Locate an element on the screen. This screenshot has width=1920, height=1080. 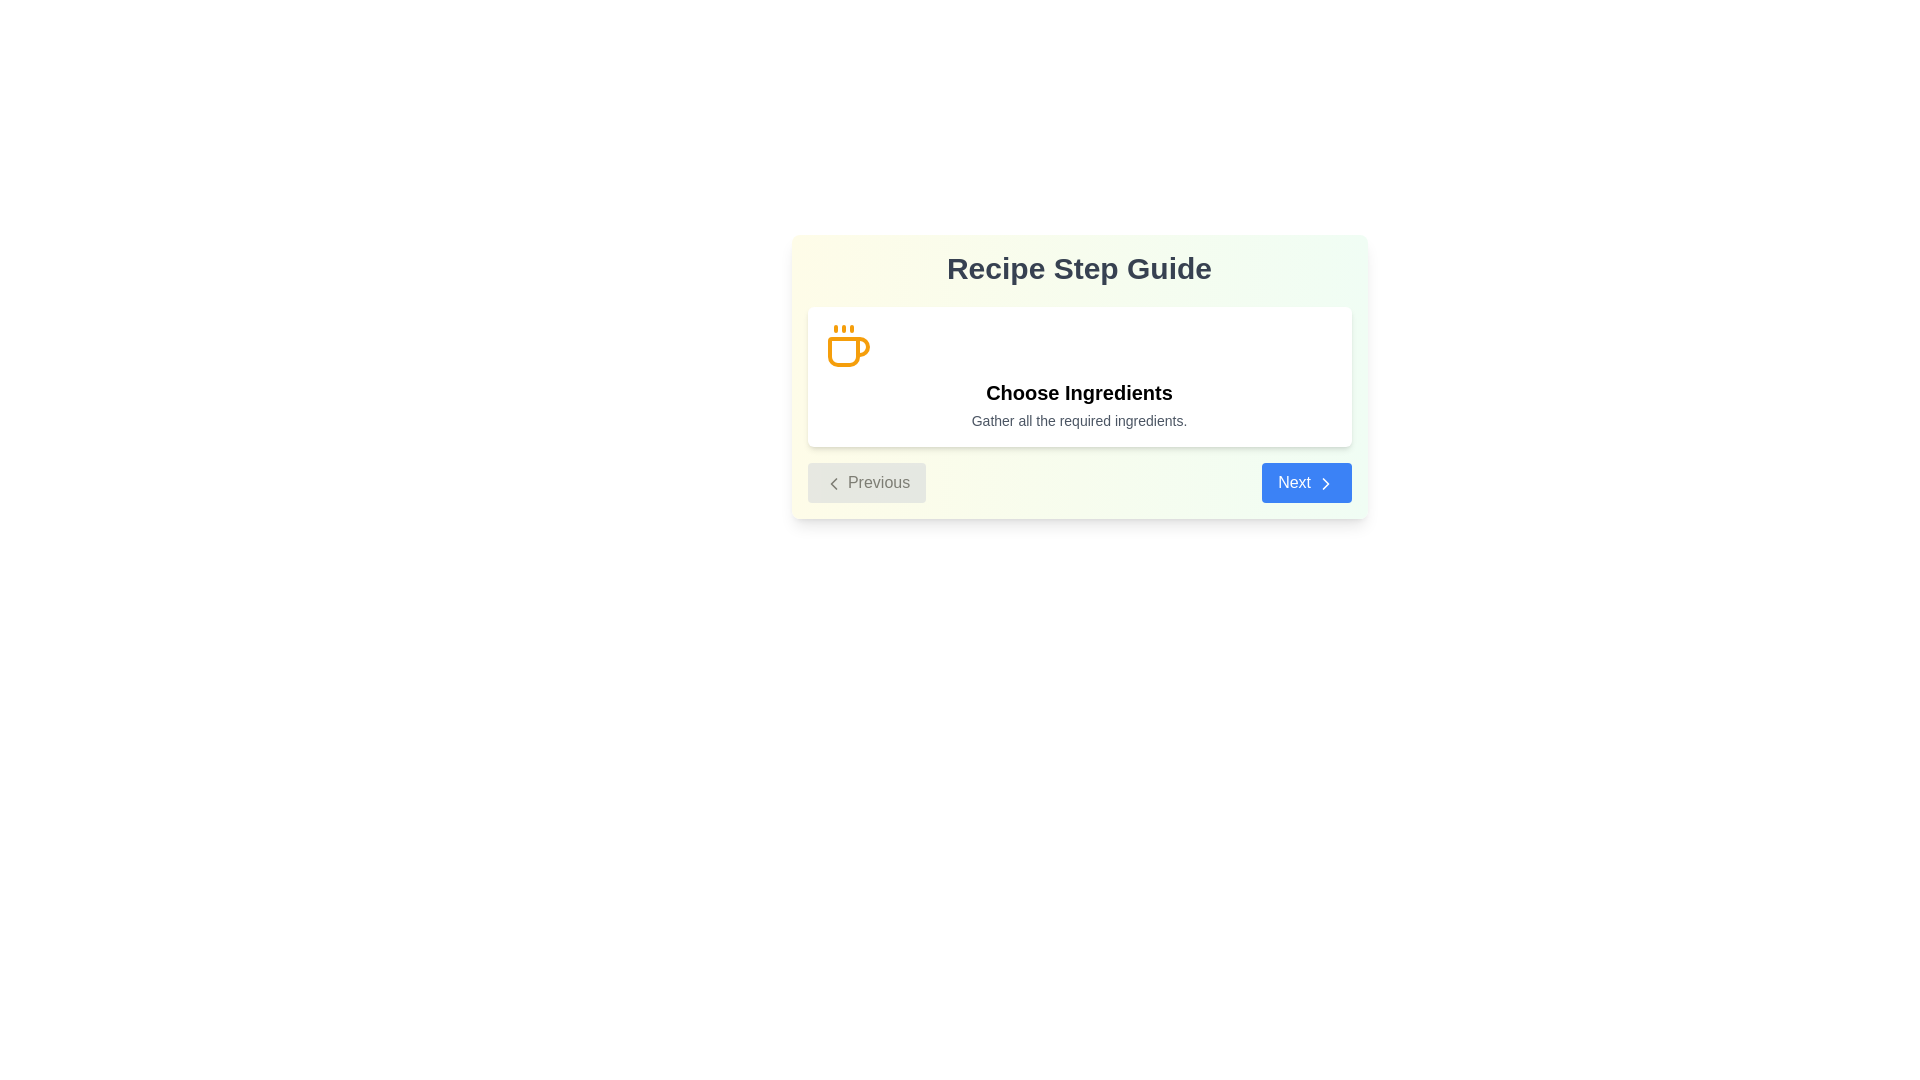
the decorative SVG icon representing the 'Choose Ingredients' step, located in the top-left region of the card is located at coordinates (848, 350).